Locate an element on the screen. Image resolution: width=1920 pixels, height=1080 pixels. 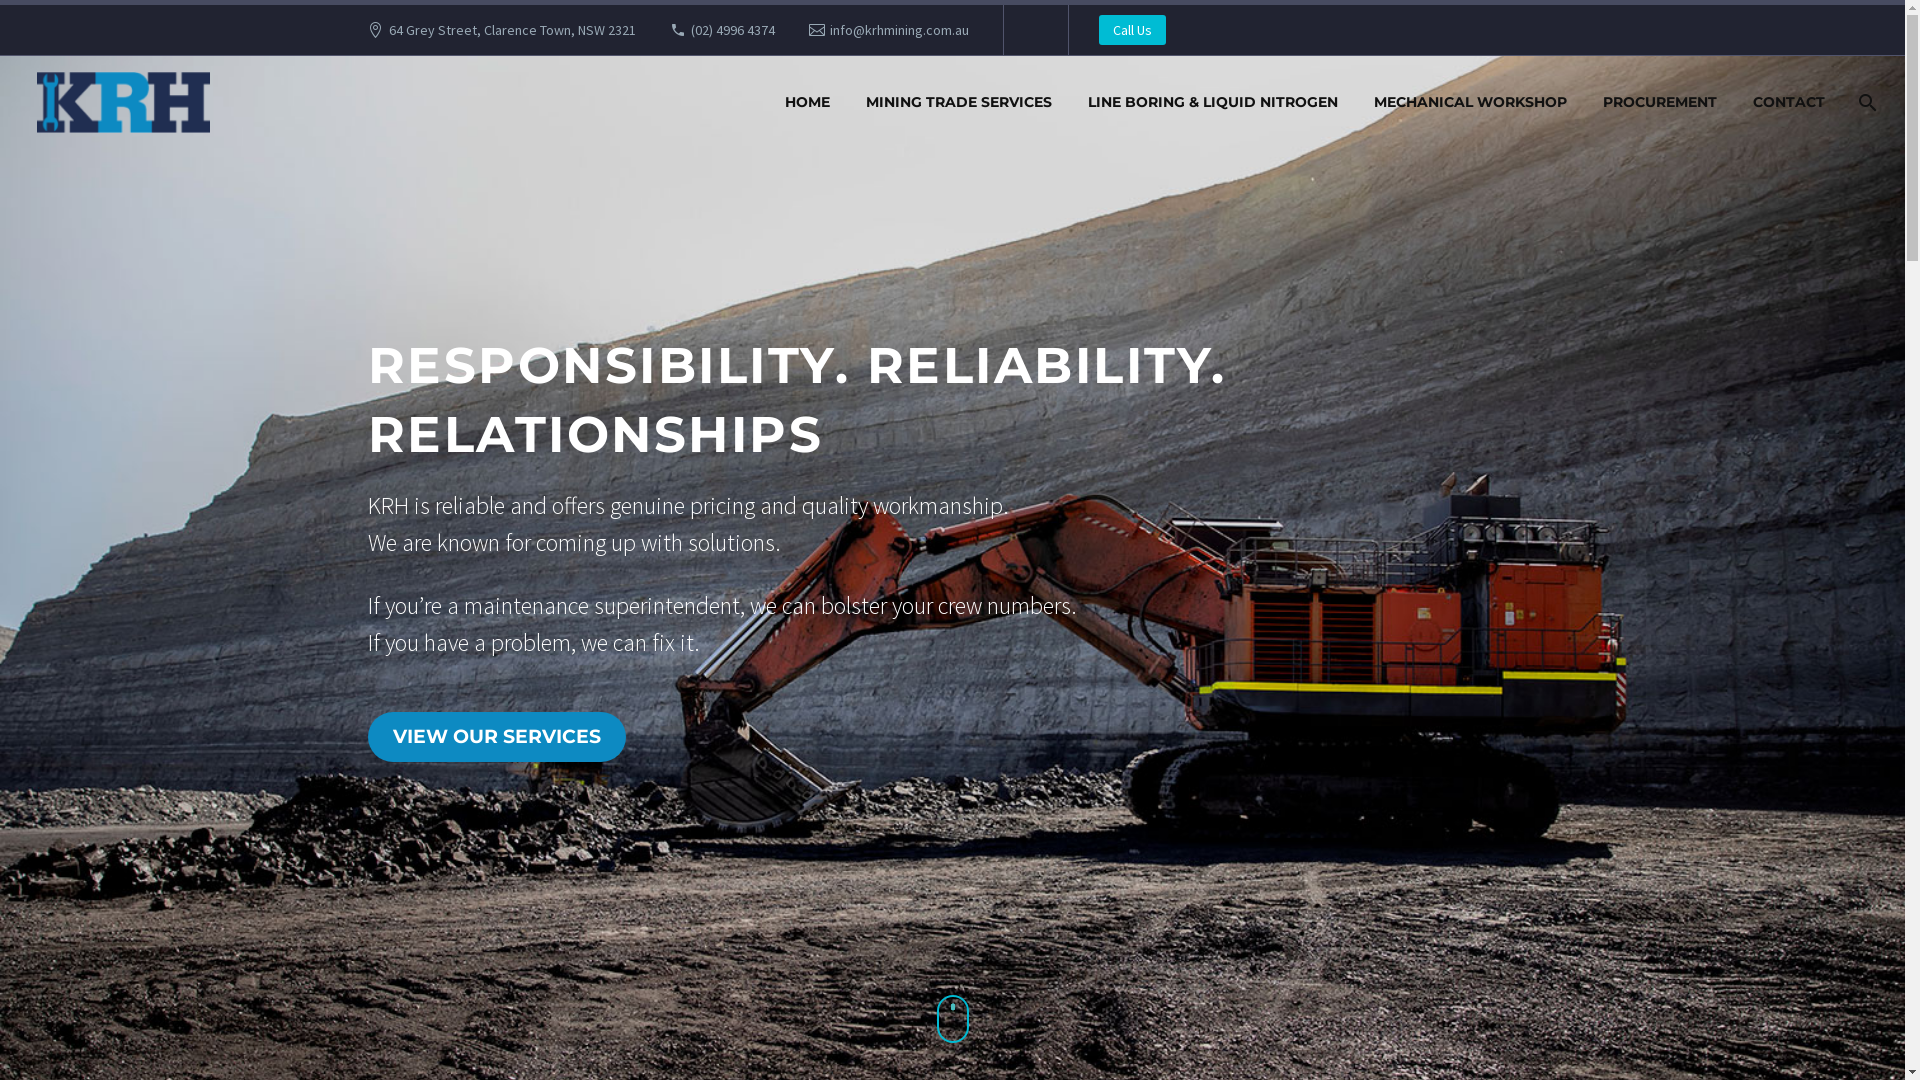
'VIEW OUR SERVICES' is located at coordinates (497, 736).